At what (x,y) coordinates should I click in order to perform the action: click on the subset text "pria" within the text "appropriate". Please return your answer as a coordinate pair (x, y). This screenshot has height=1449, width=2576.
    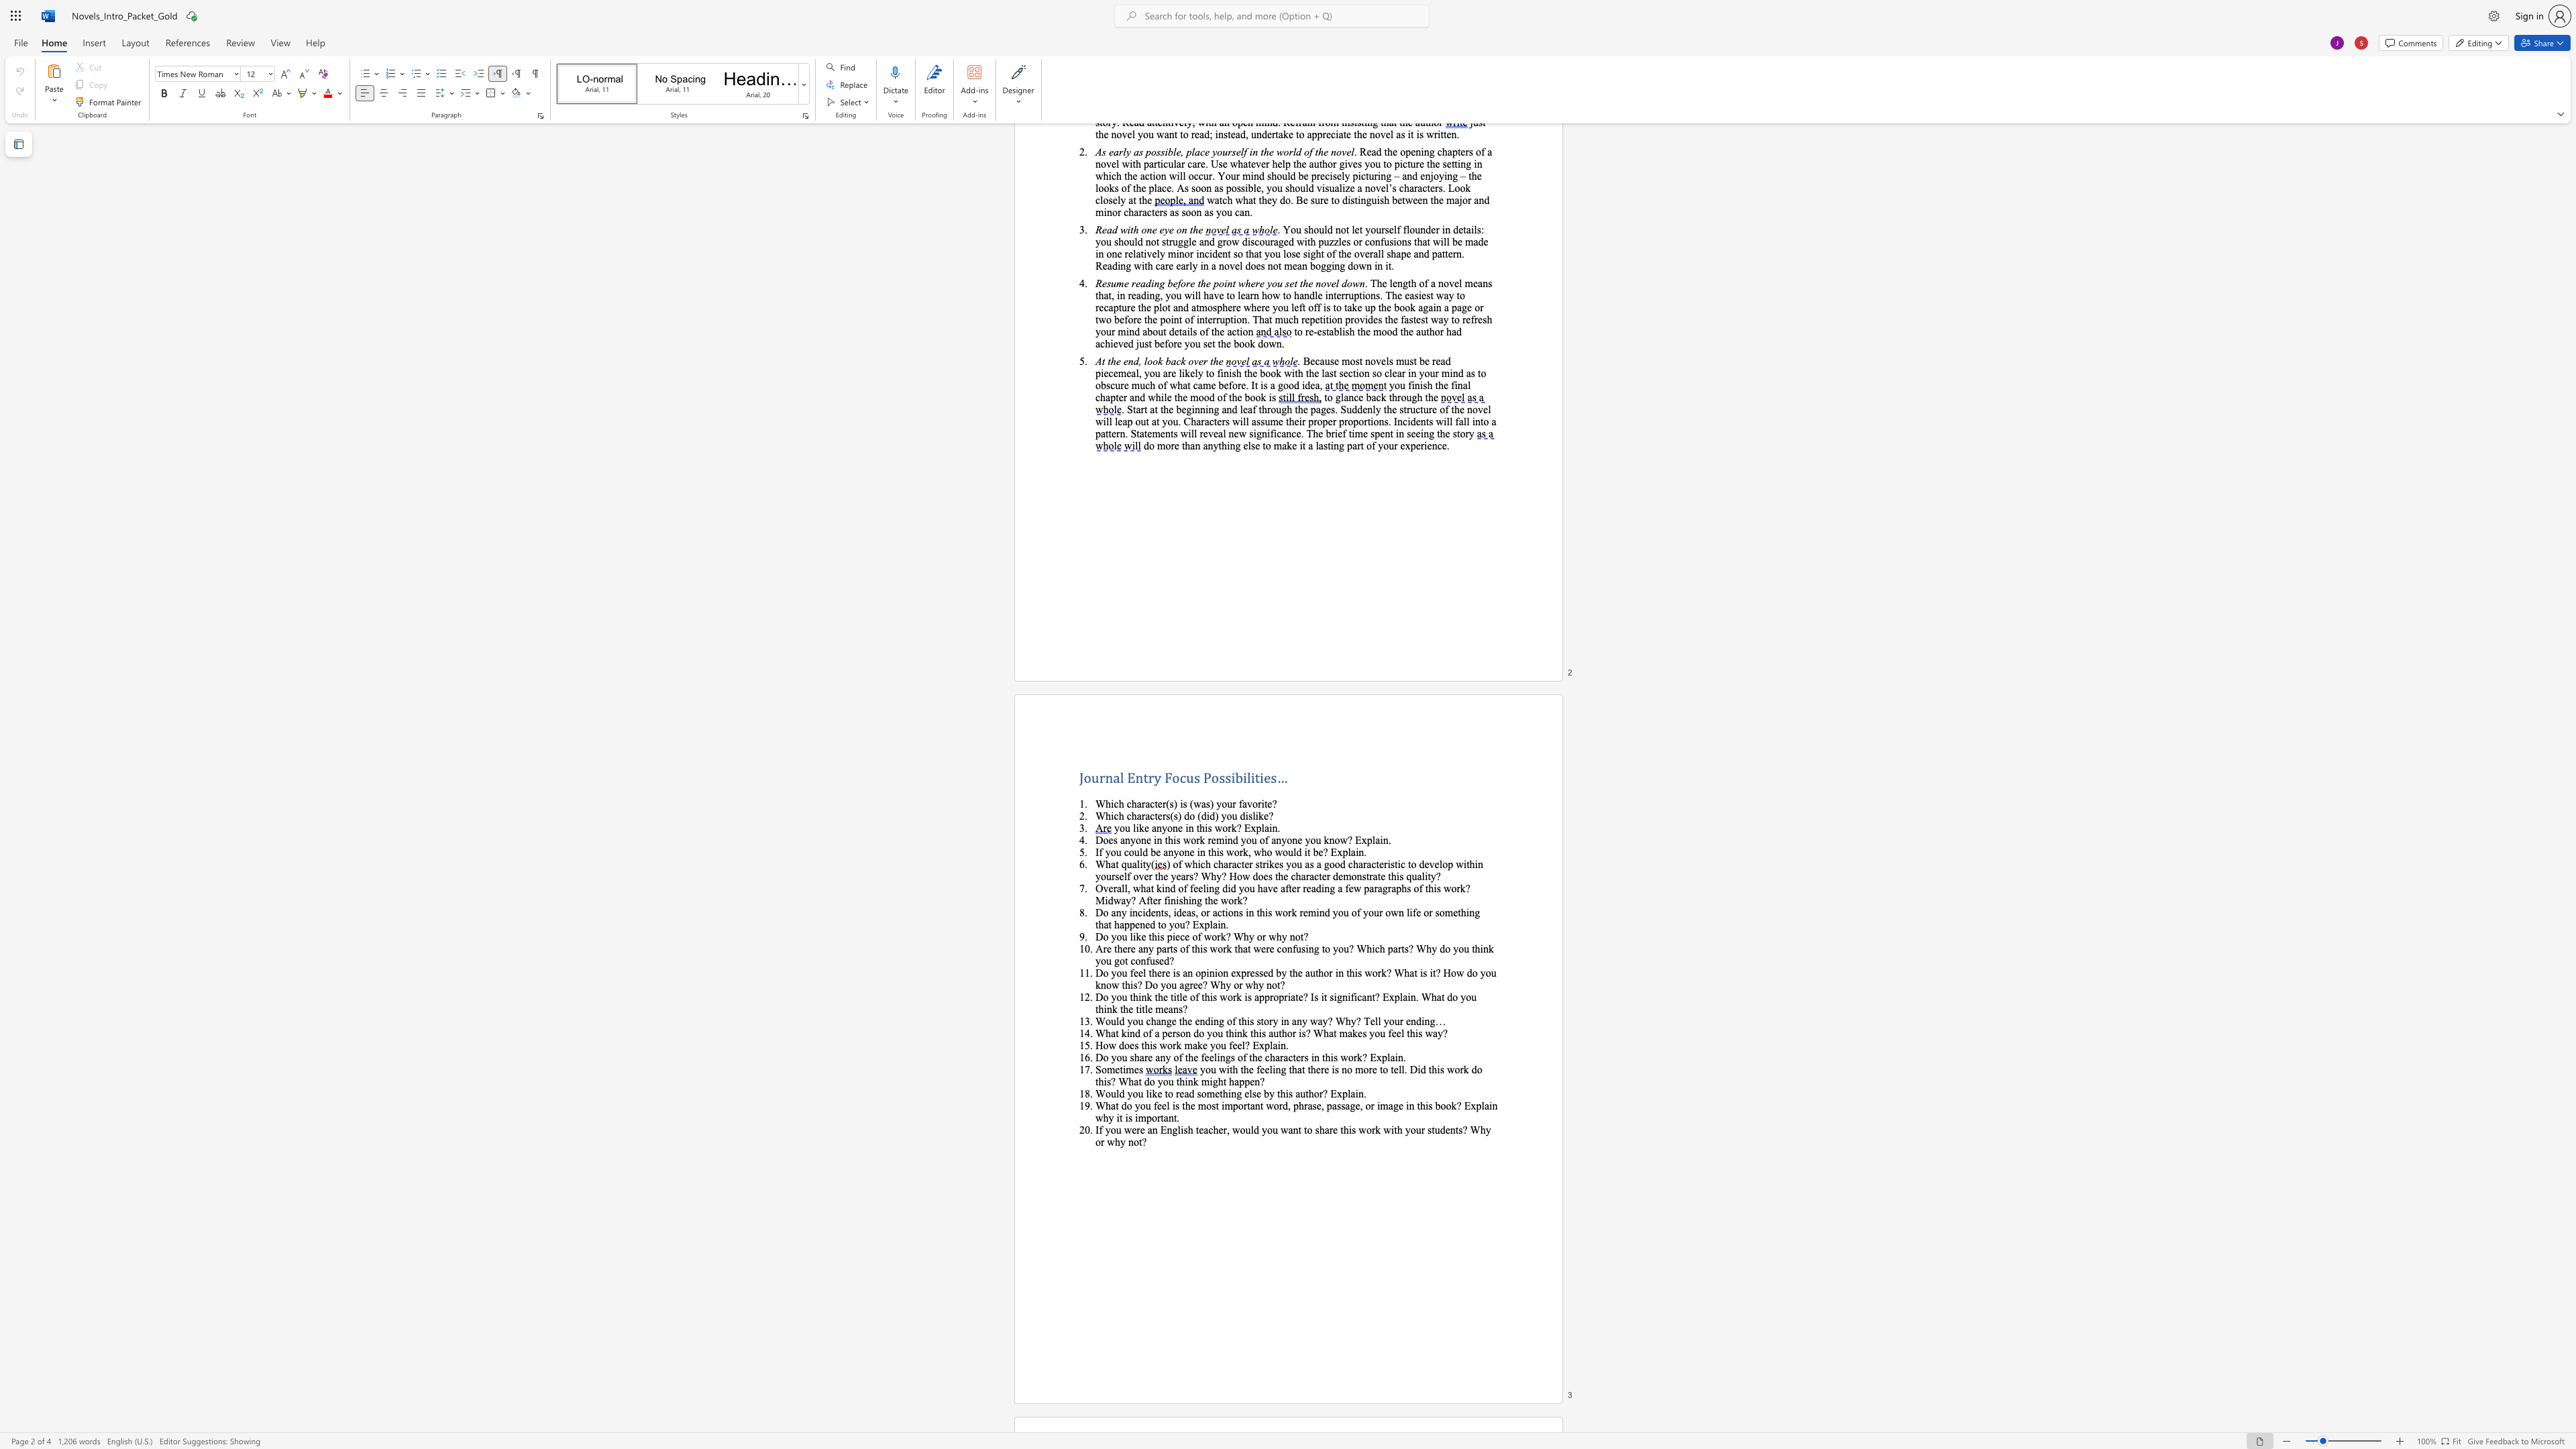
    Looking at the image, I should click on (1277, 996).